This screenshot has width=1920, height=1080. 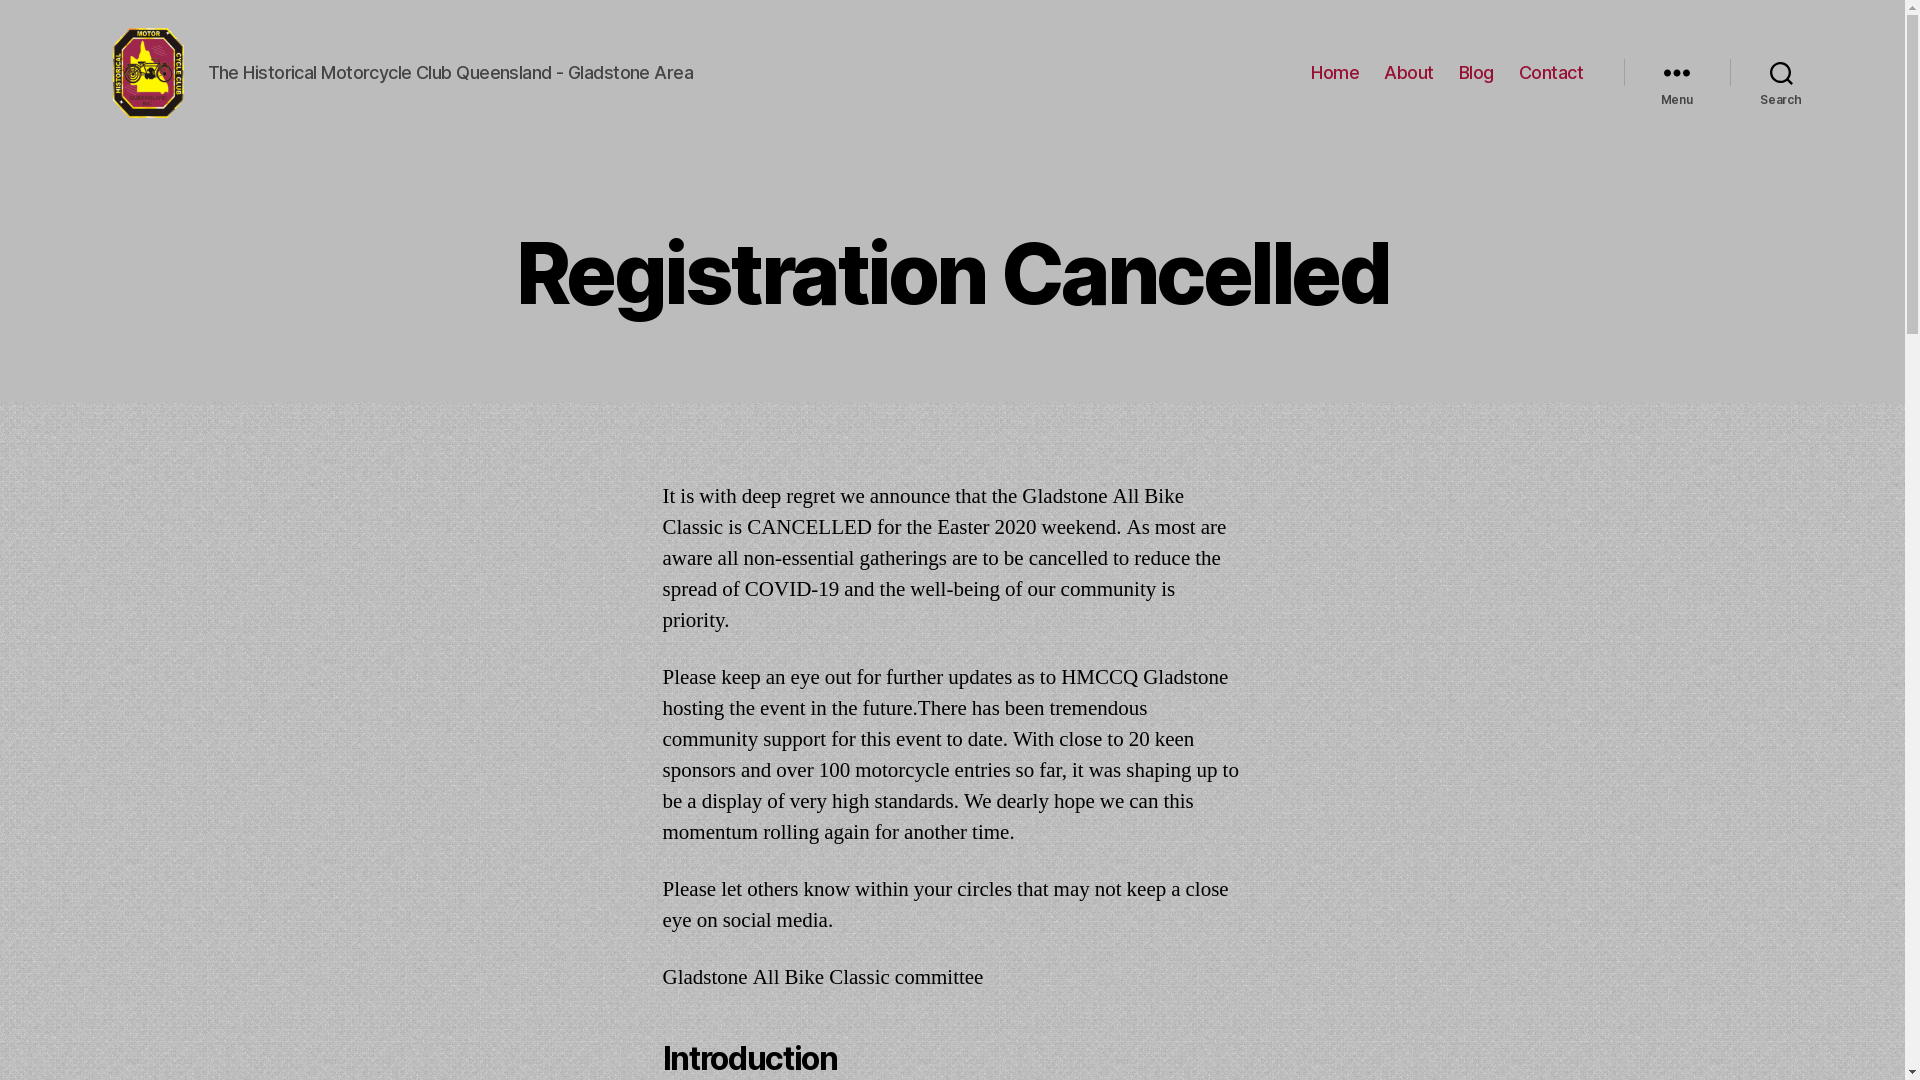 What do you see at coordinates (1623, 72) in the screenshot?
I see `'Menu'` at bounding box center [1623, 72].